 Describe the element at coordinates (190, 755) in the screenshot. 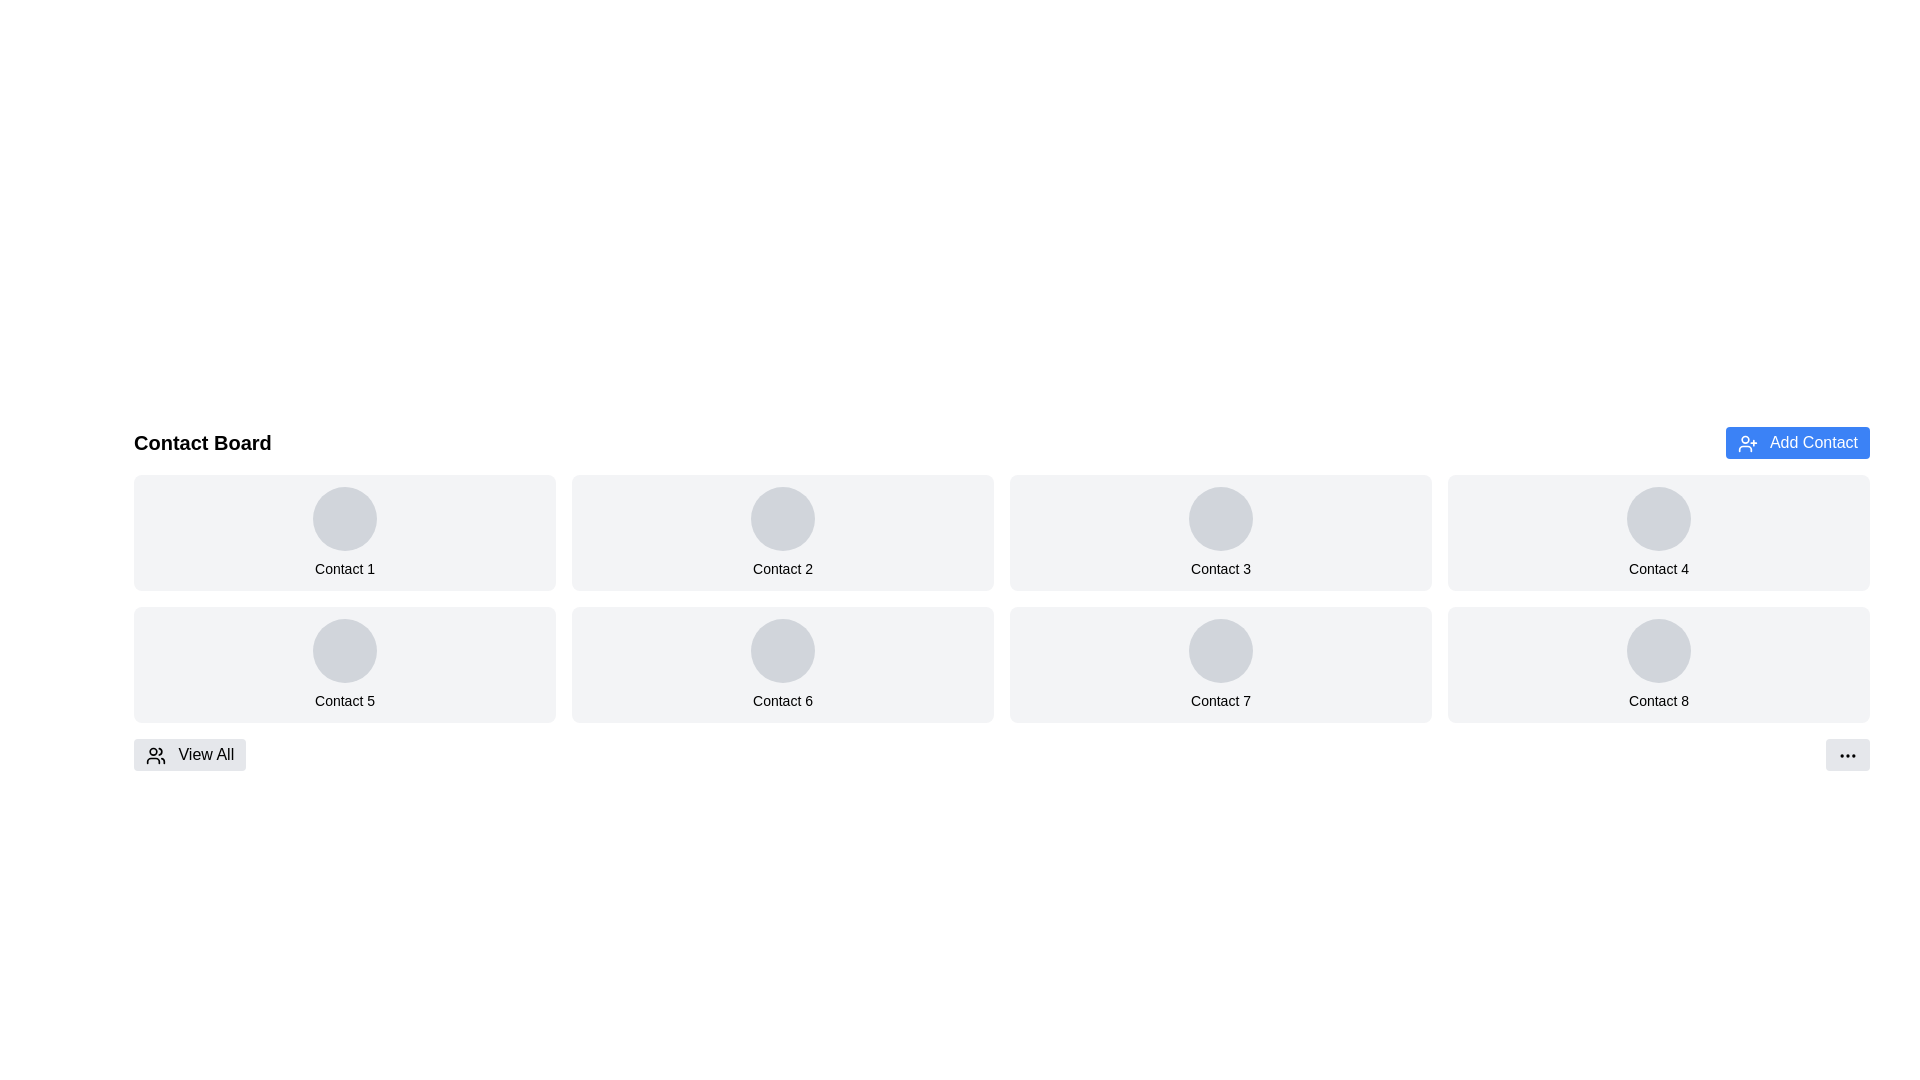

I see `the button that reveals a full list of contacts to observe a state change` at that location.